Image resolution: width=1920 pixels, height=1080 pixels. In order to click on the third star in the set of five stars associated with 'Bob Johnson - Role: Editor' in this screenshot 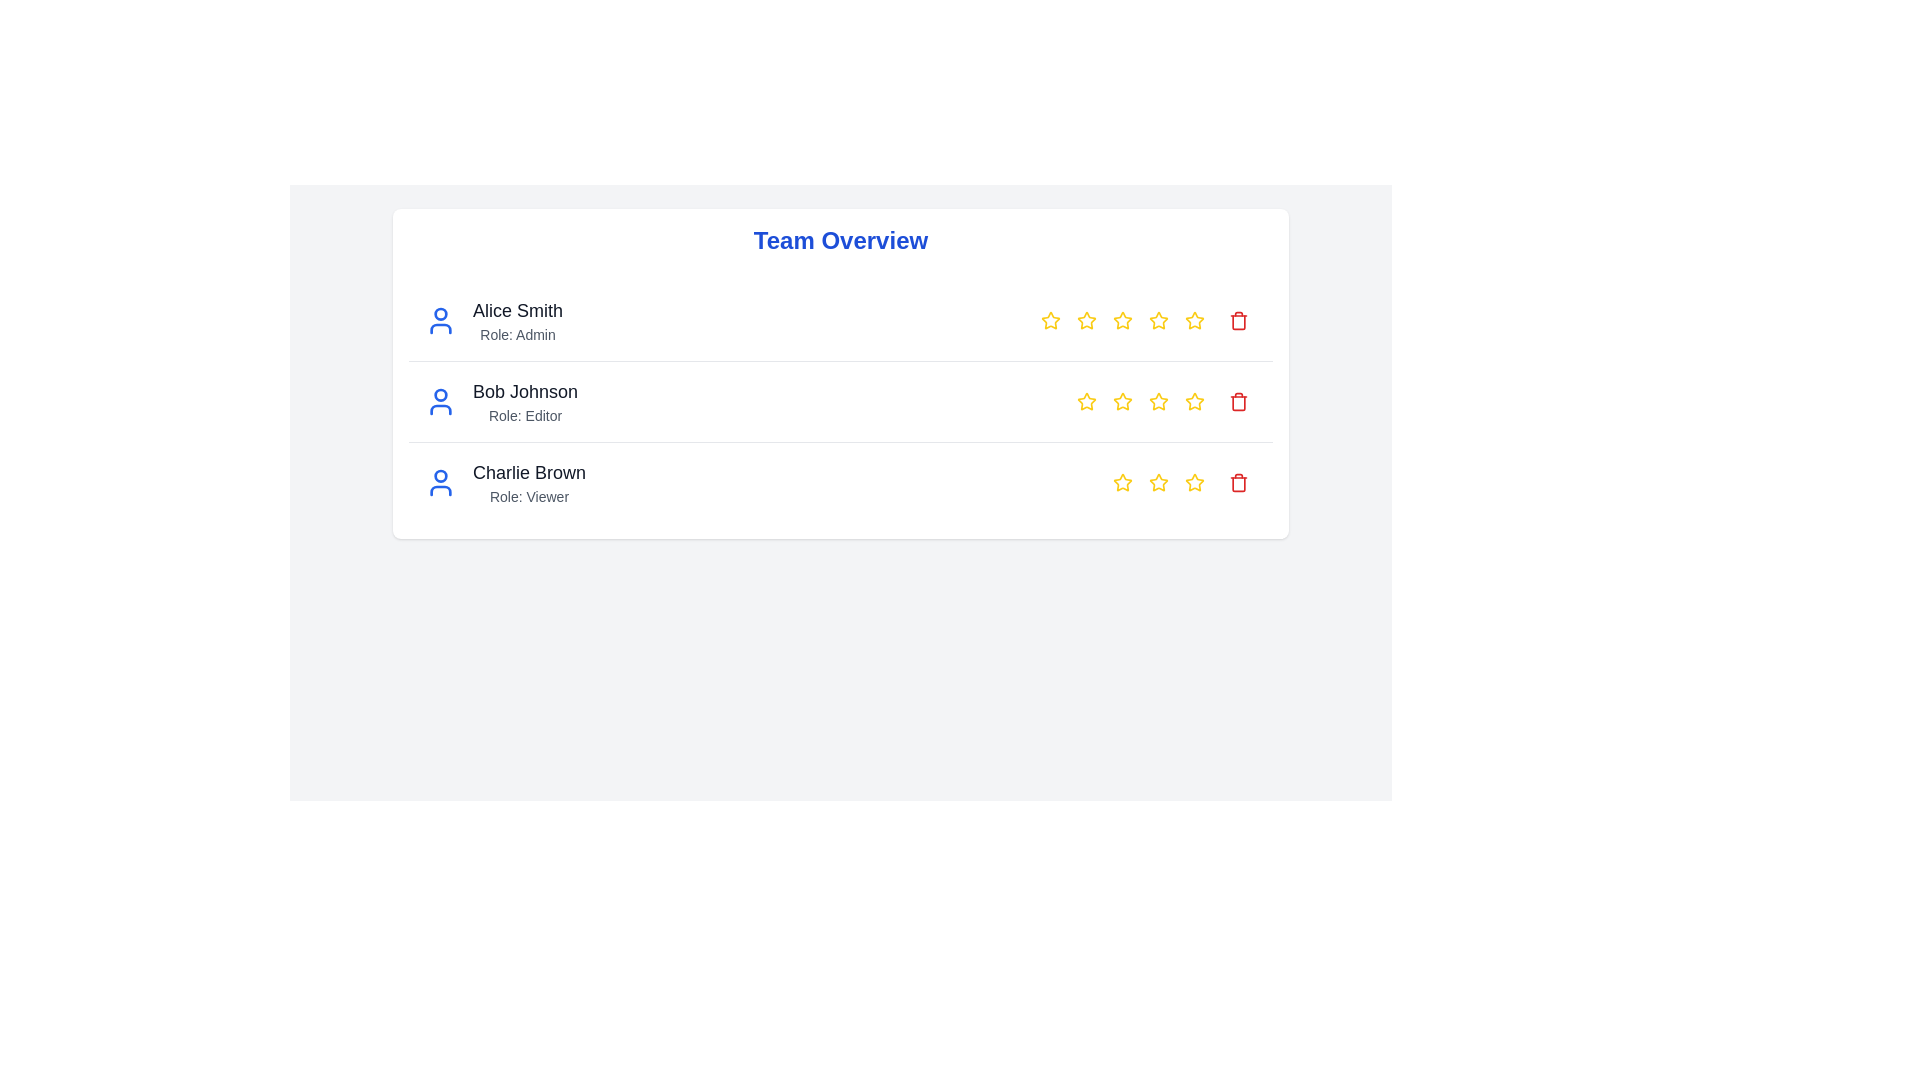, I will do `click(1122, 401)`.